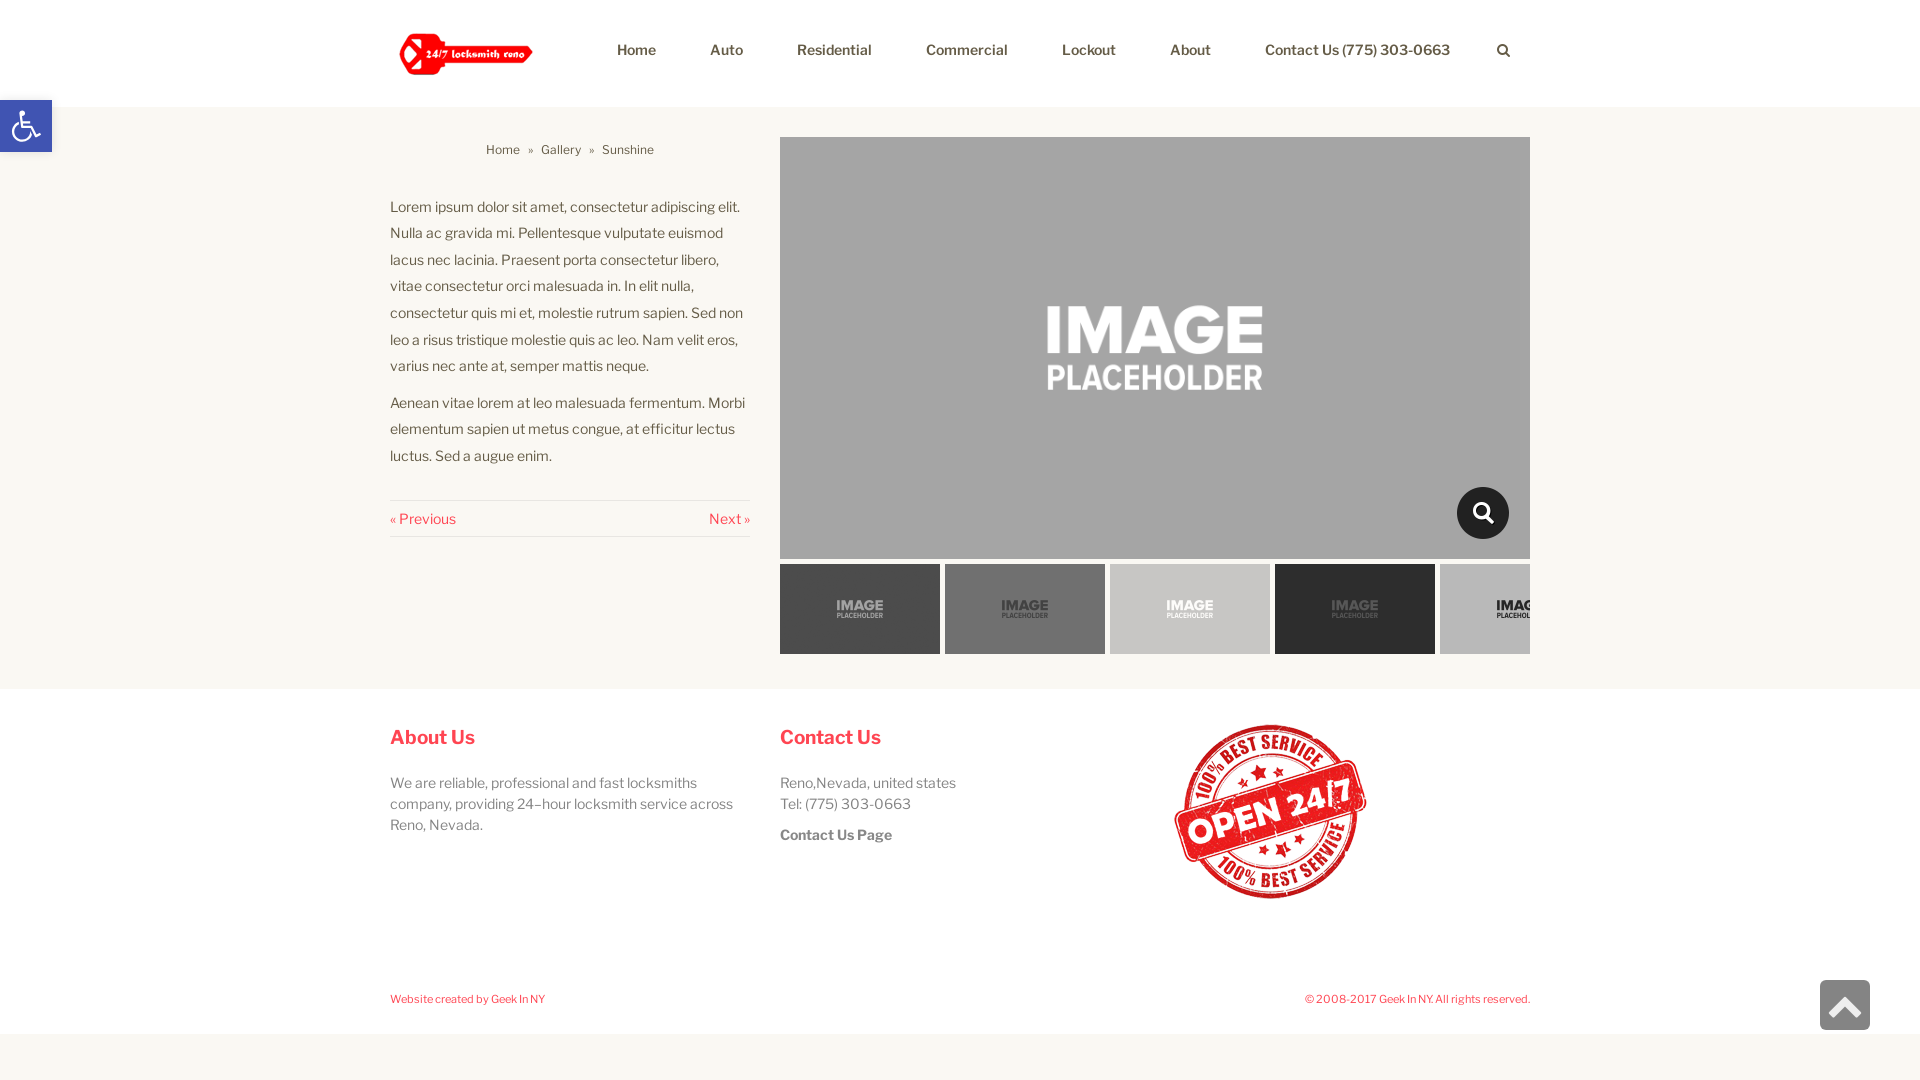 The image size is (1920, 1080). I want to click on 'About', so click(1190, 49).